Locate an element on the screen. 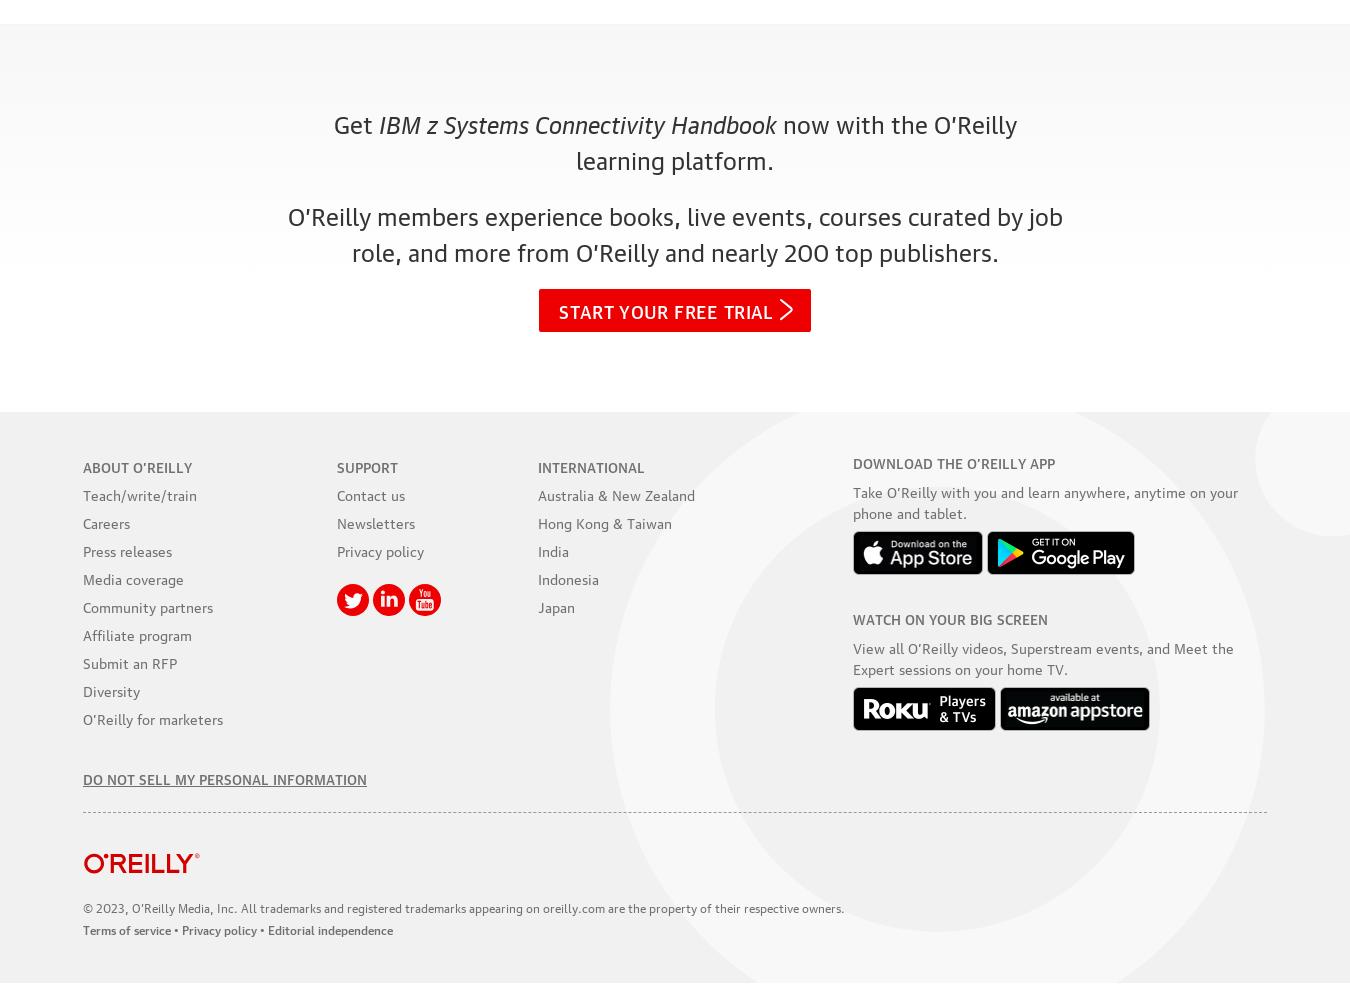  'Download the O’Reilly App' is located at coordinates (851, 461).